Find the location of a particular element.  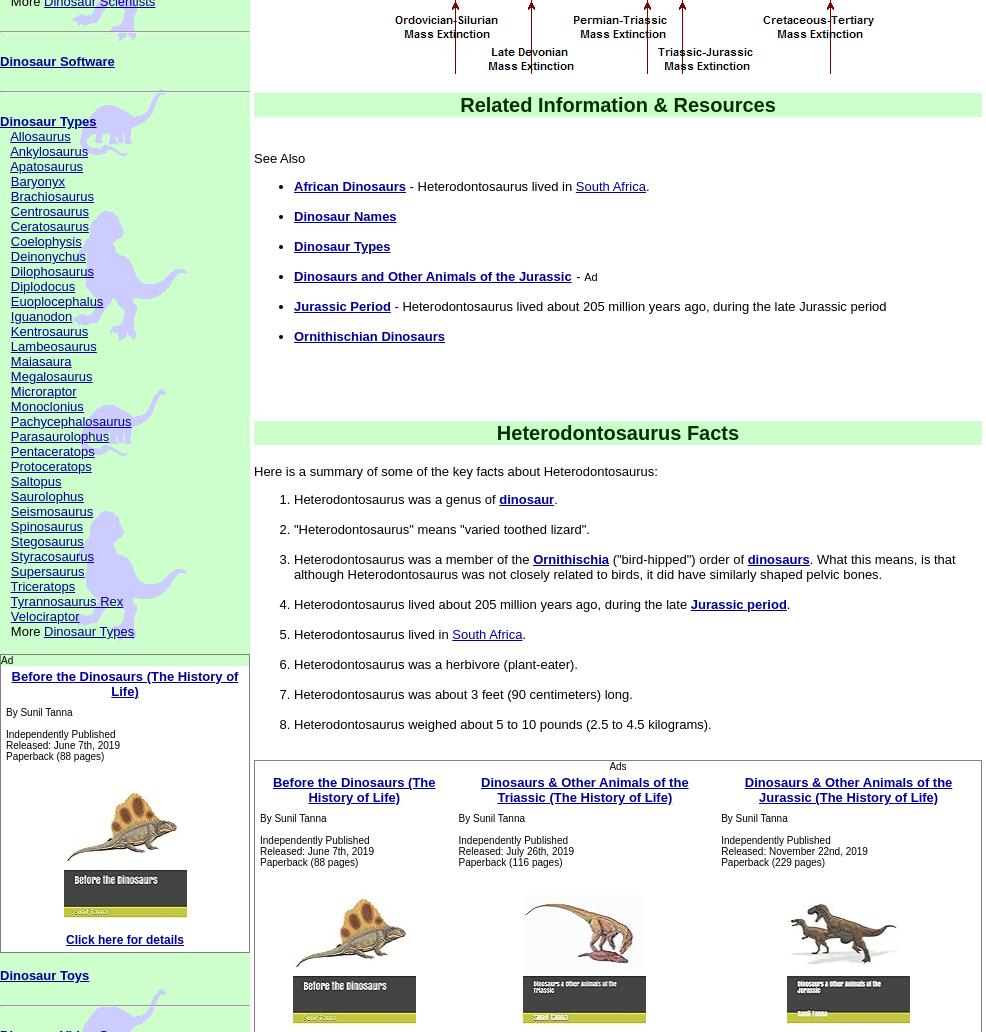

'Saurolophus' is located at coordinates (8, 495).